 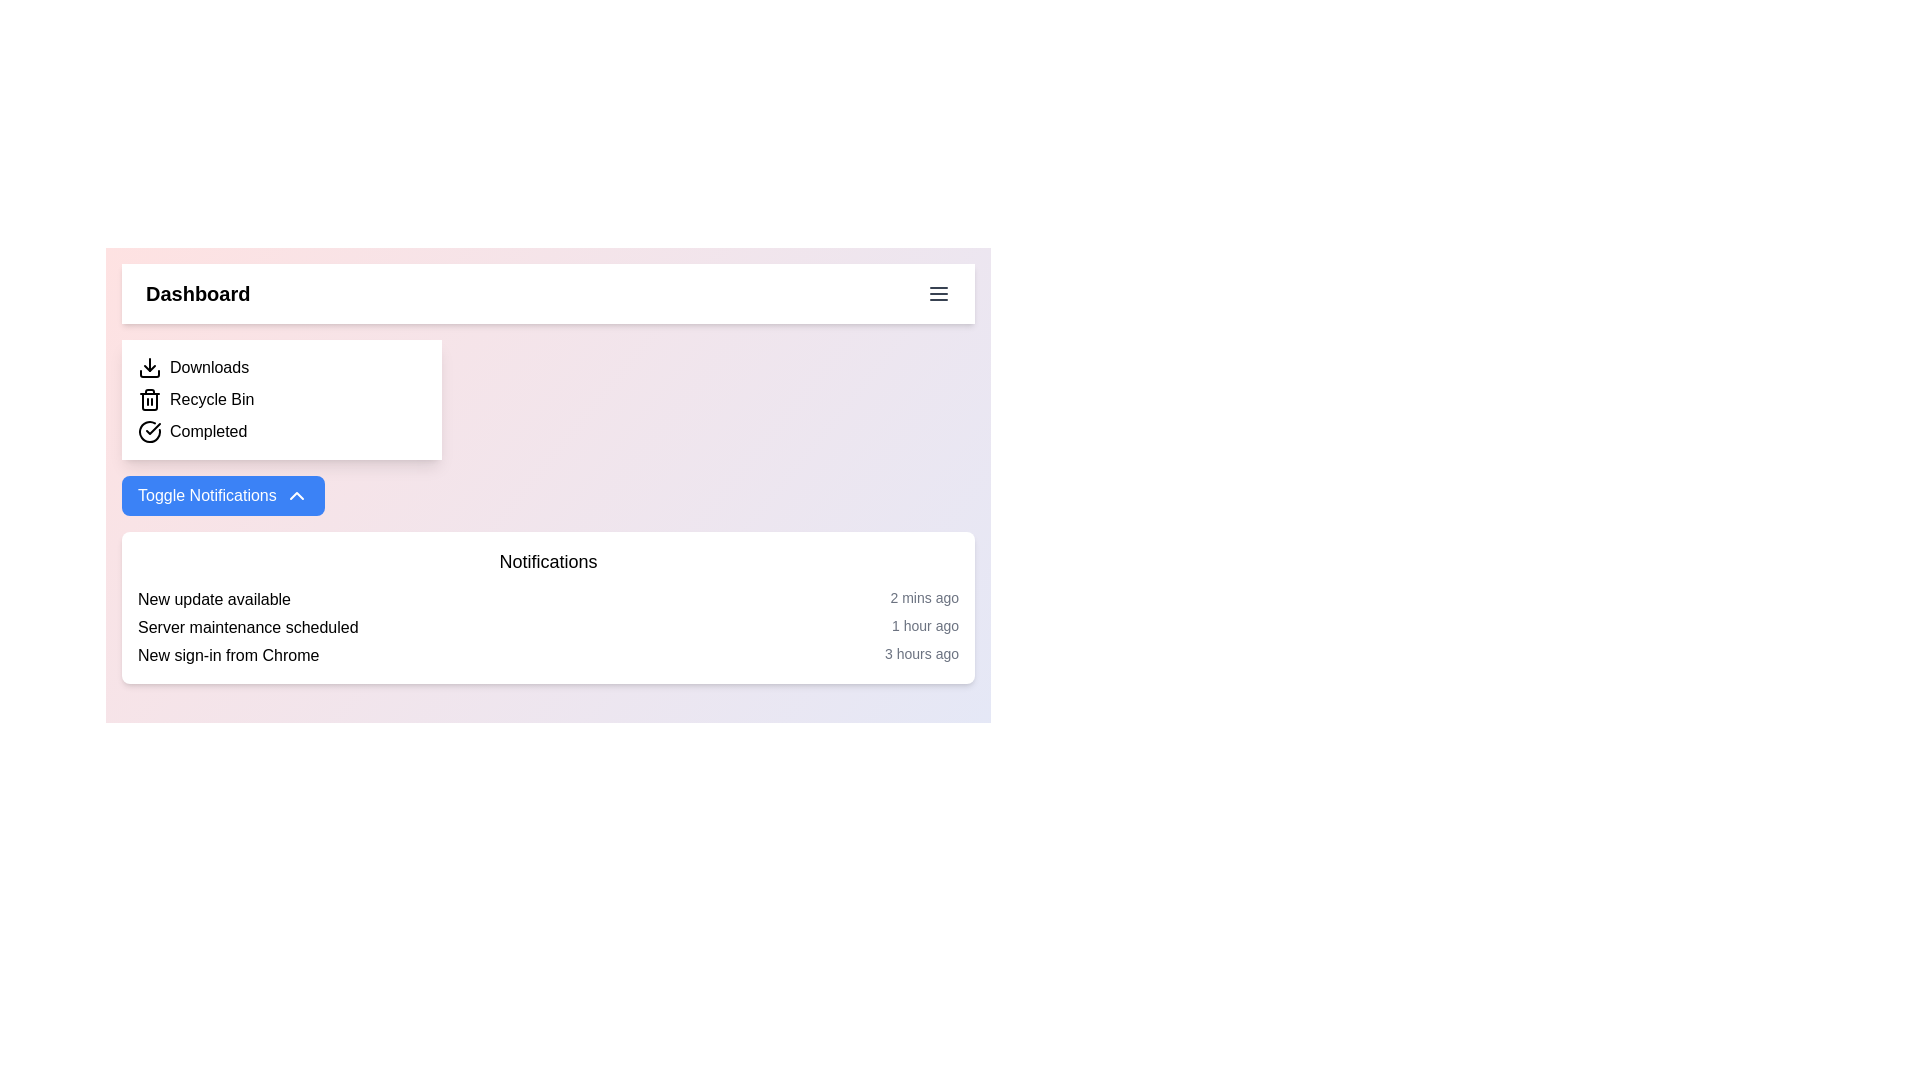 What do you see at coordinates (223, 495) in the screenshot?
I see `the blue button labeled 'Toggle Notifications' with an upward-pointing arrow icon` at bounding box center [223, 495].